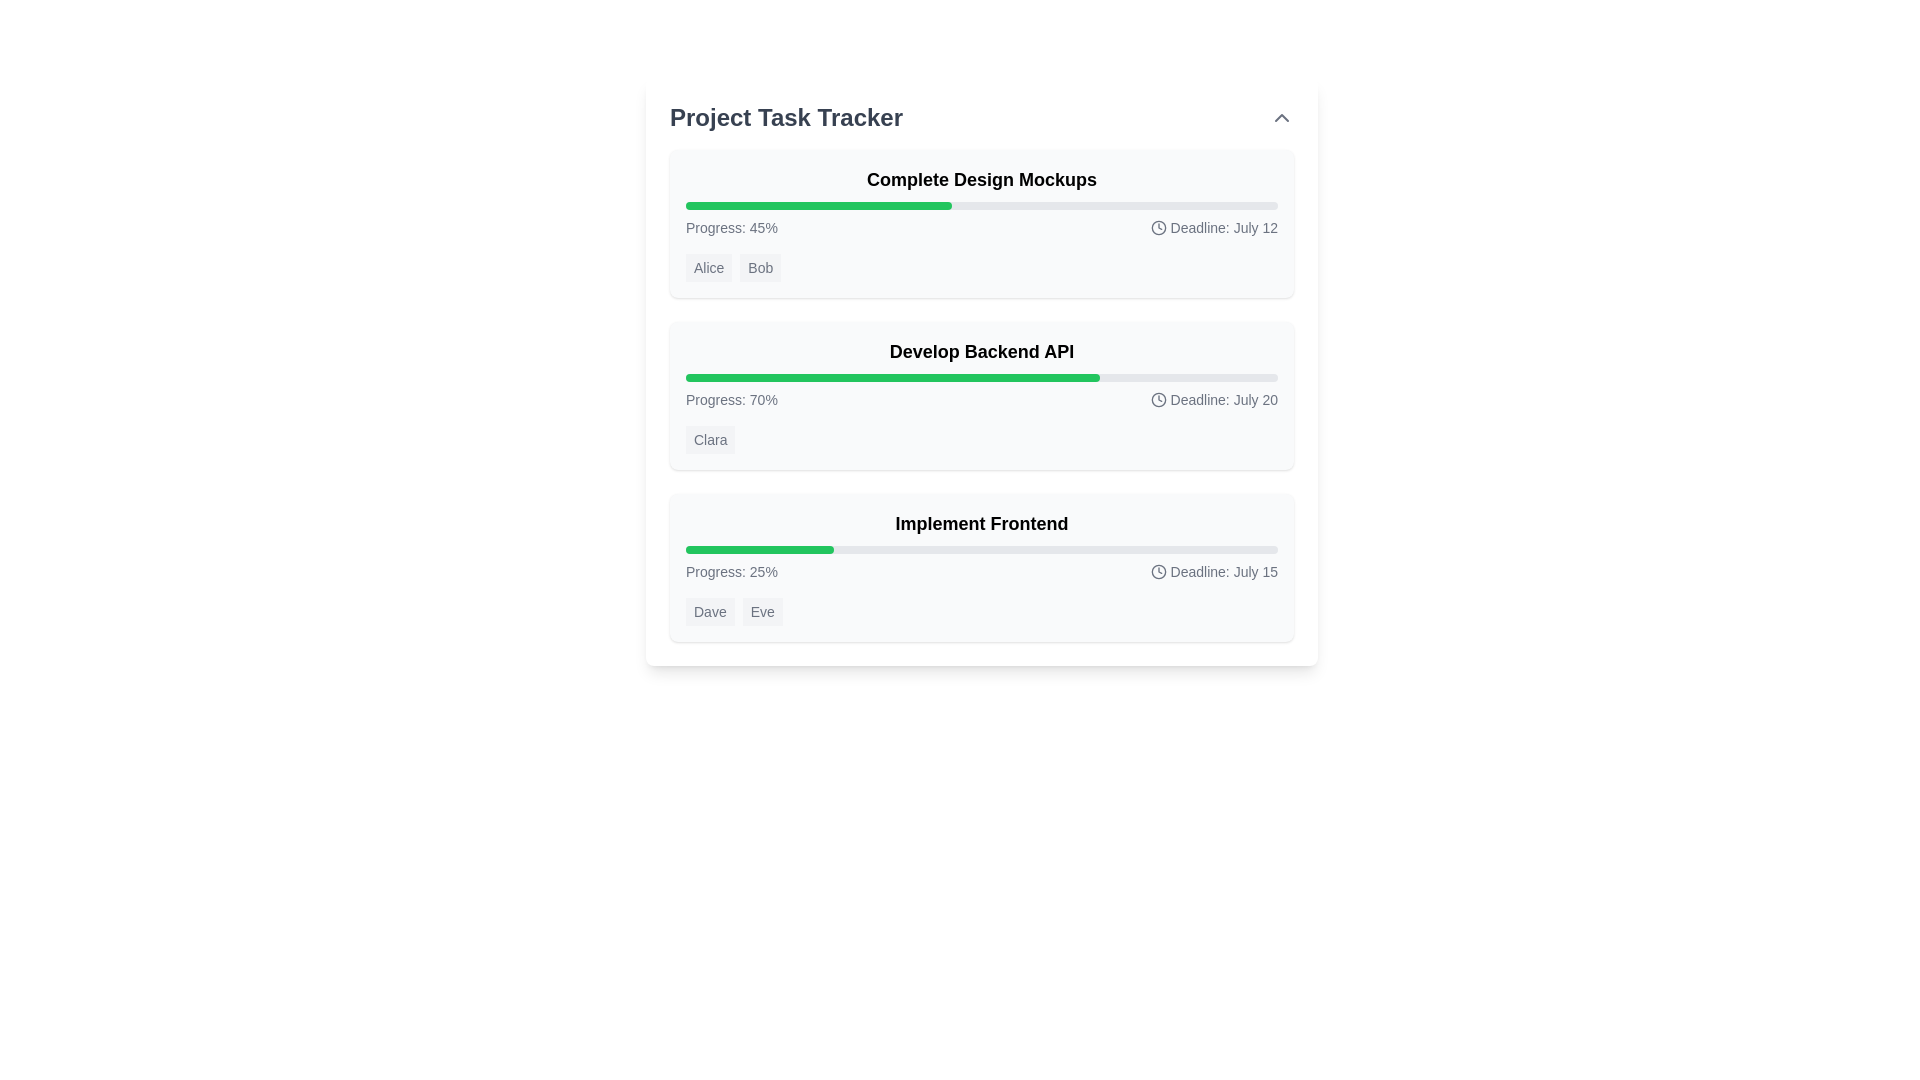 This screenshot has width=1920, height=1080. Describe the element at coordinates (710, 611) in the screenshot. I see `text of the first label displaying the participant's name associated with the 'Implement Frontend' task, located at the bottom section of the task card` at that location.